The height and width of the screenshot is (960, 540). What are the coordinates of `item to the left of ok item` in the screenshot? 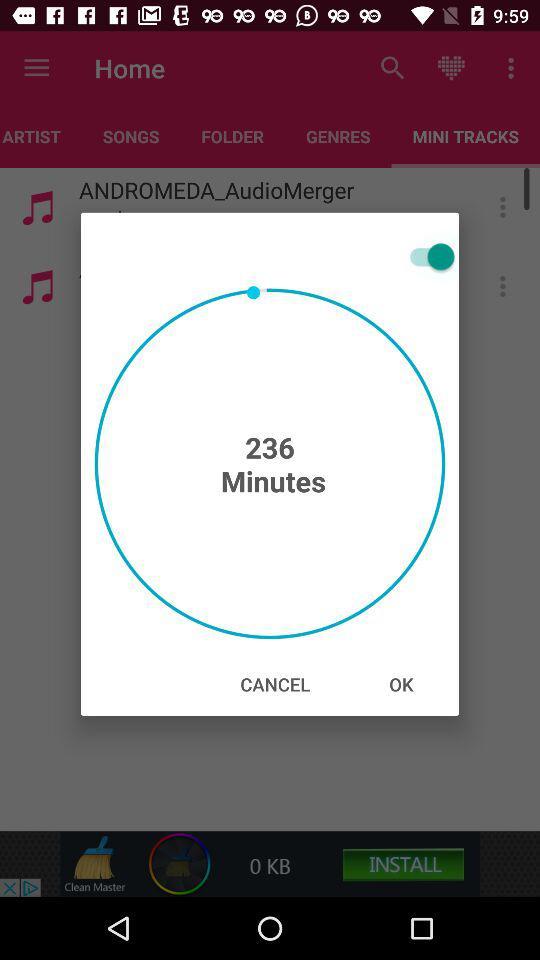 It's located at (274, 684).